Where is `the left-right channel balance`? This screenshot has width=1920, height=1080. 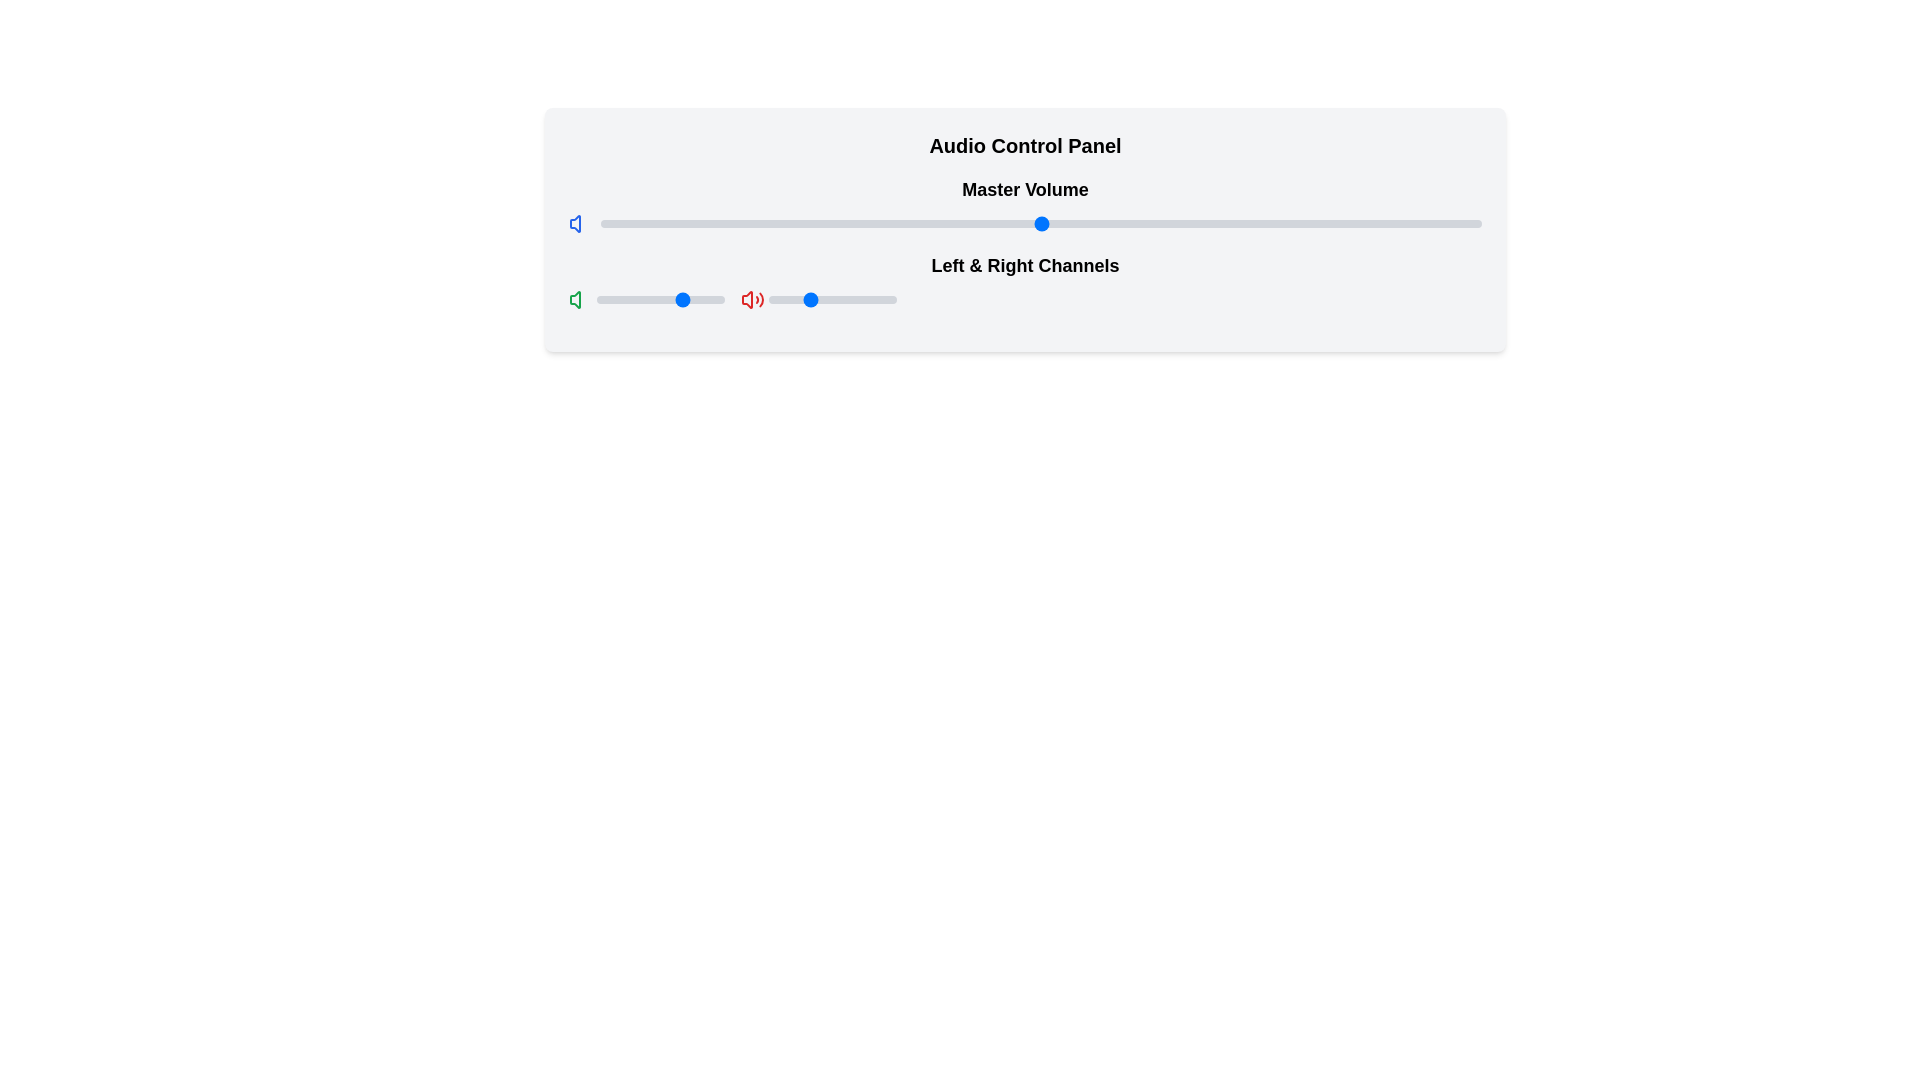 the left-right channel balance is located at coordinates (686, 300).